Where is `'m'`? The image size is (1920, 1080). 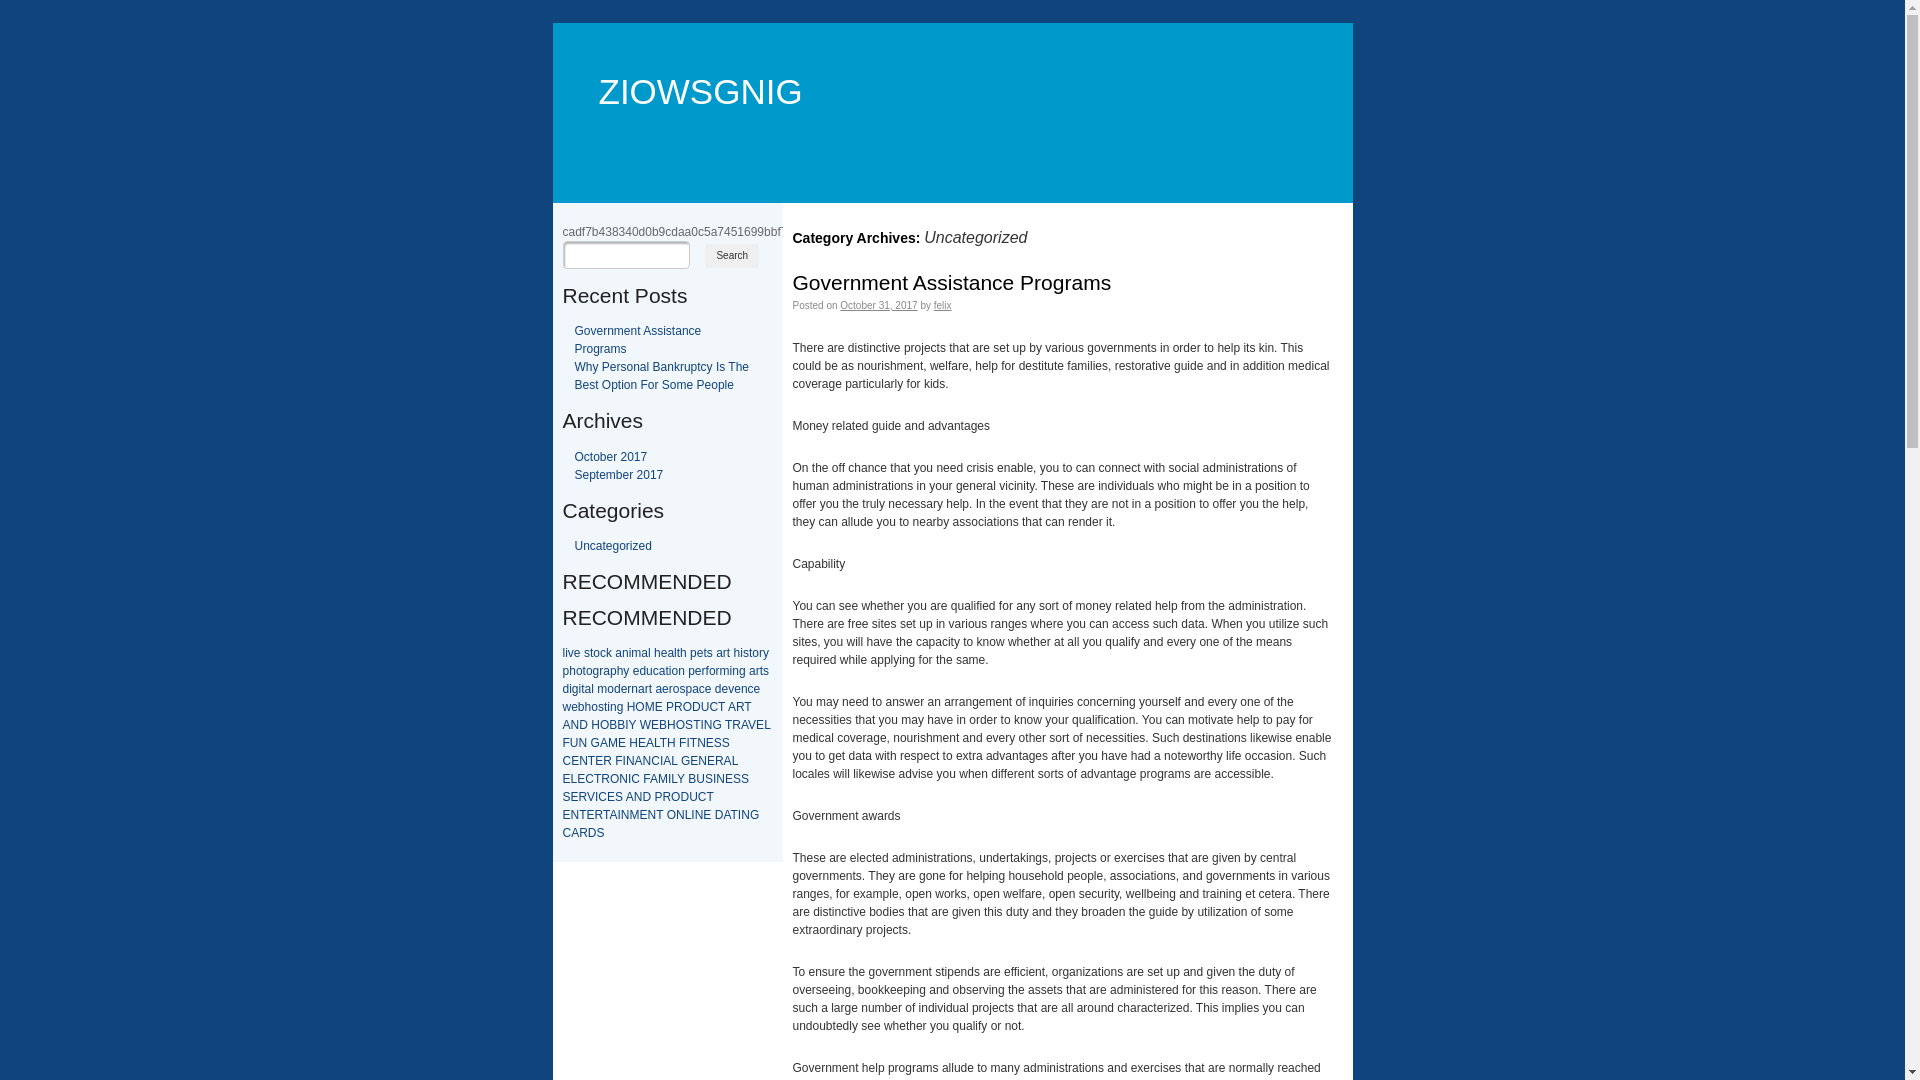 'm' is located at coordinates (635, 652).